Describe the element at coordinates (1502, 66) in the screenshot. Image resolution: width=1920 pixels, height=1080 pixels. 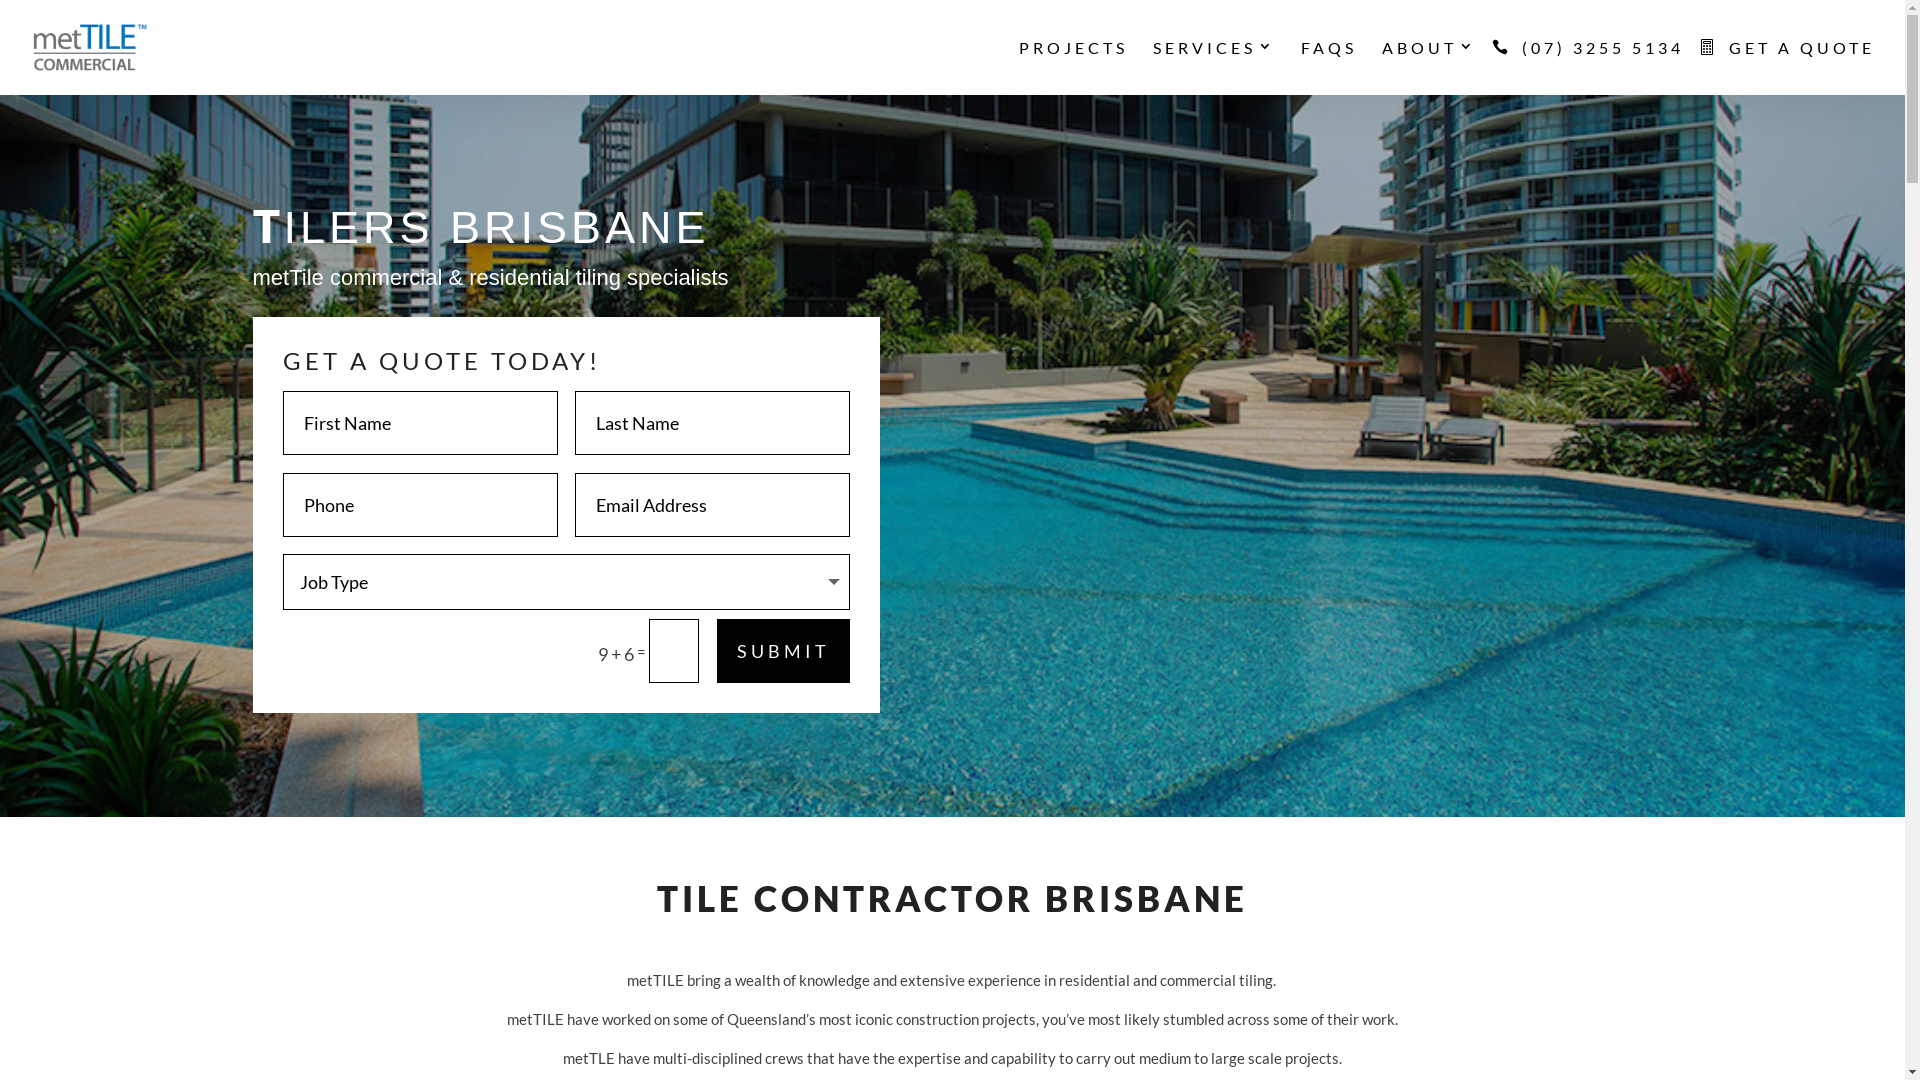
I see `'(07) 3255 5134'` at that location.